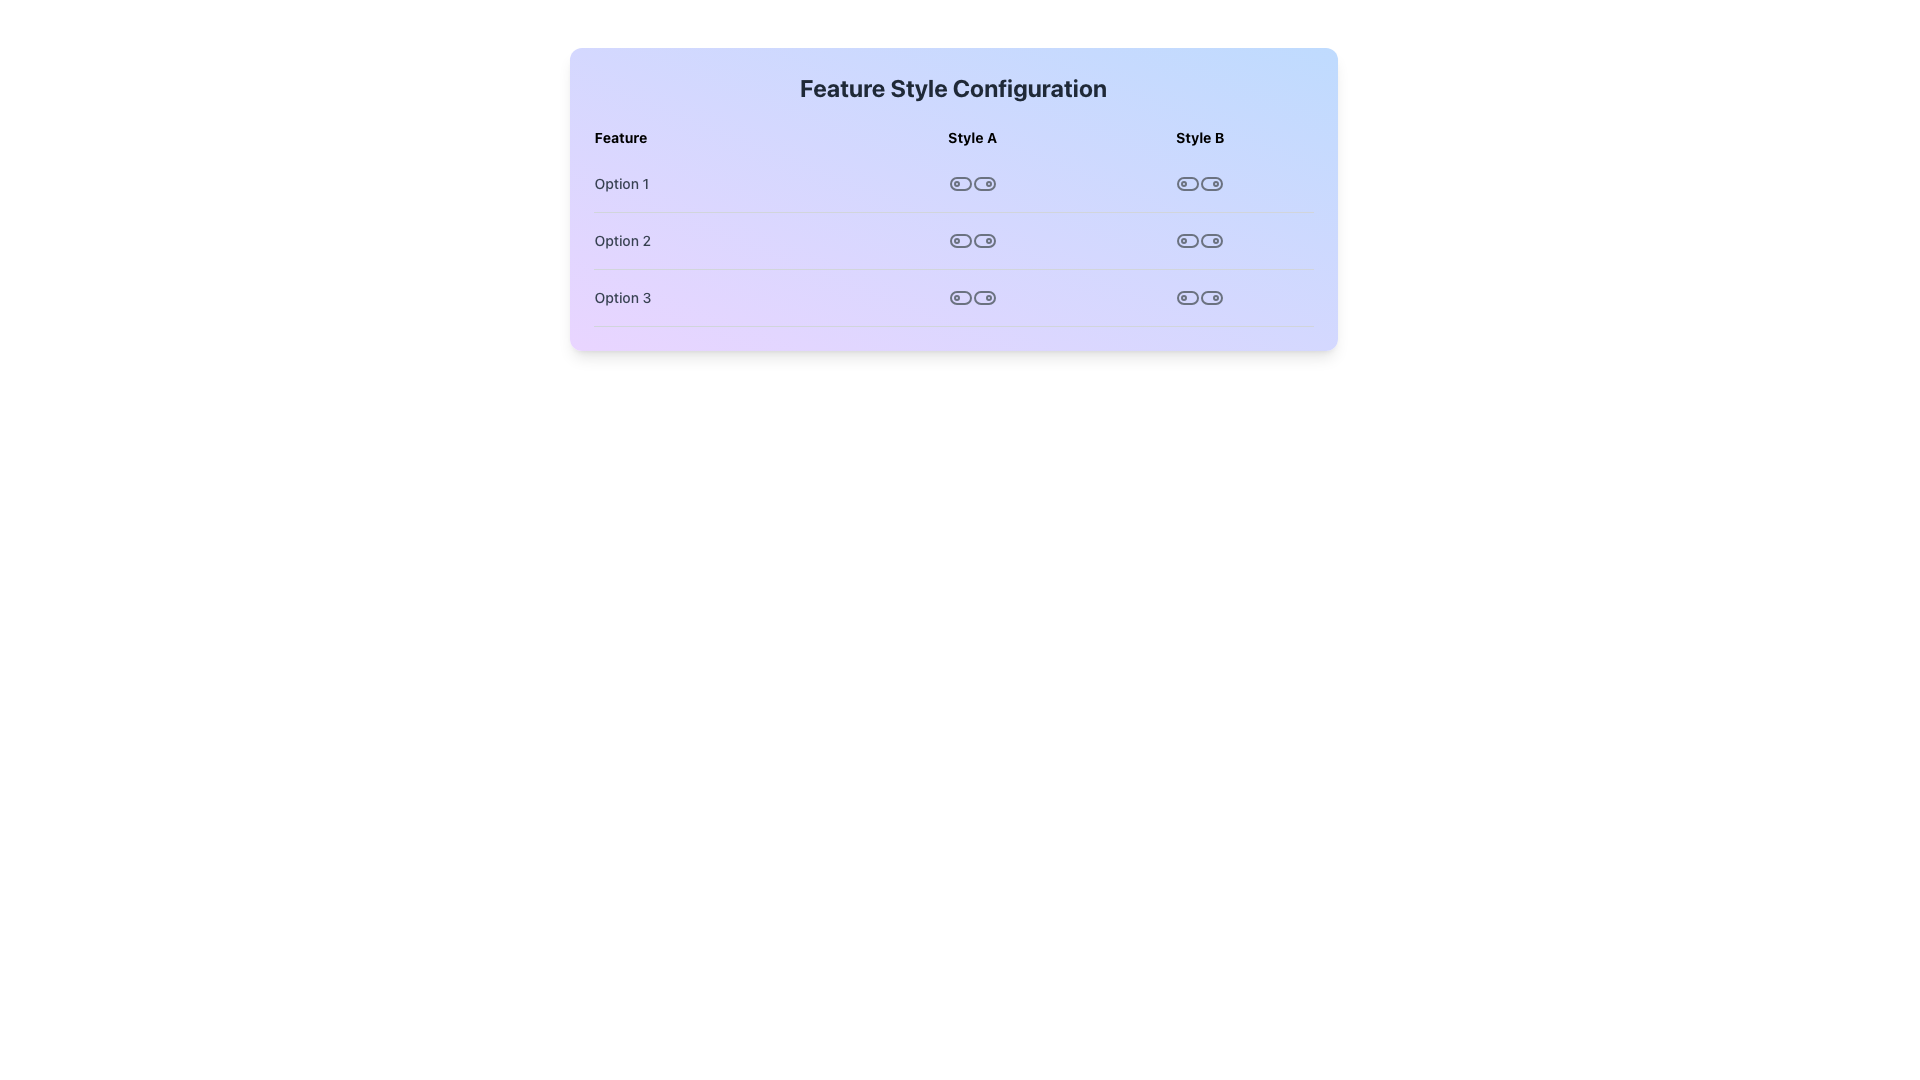 This screenshot has height=1080, width=1920. I want to click on the toggle switch for 'Option 3' in the 'Style B' column, so click(1211, 297).